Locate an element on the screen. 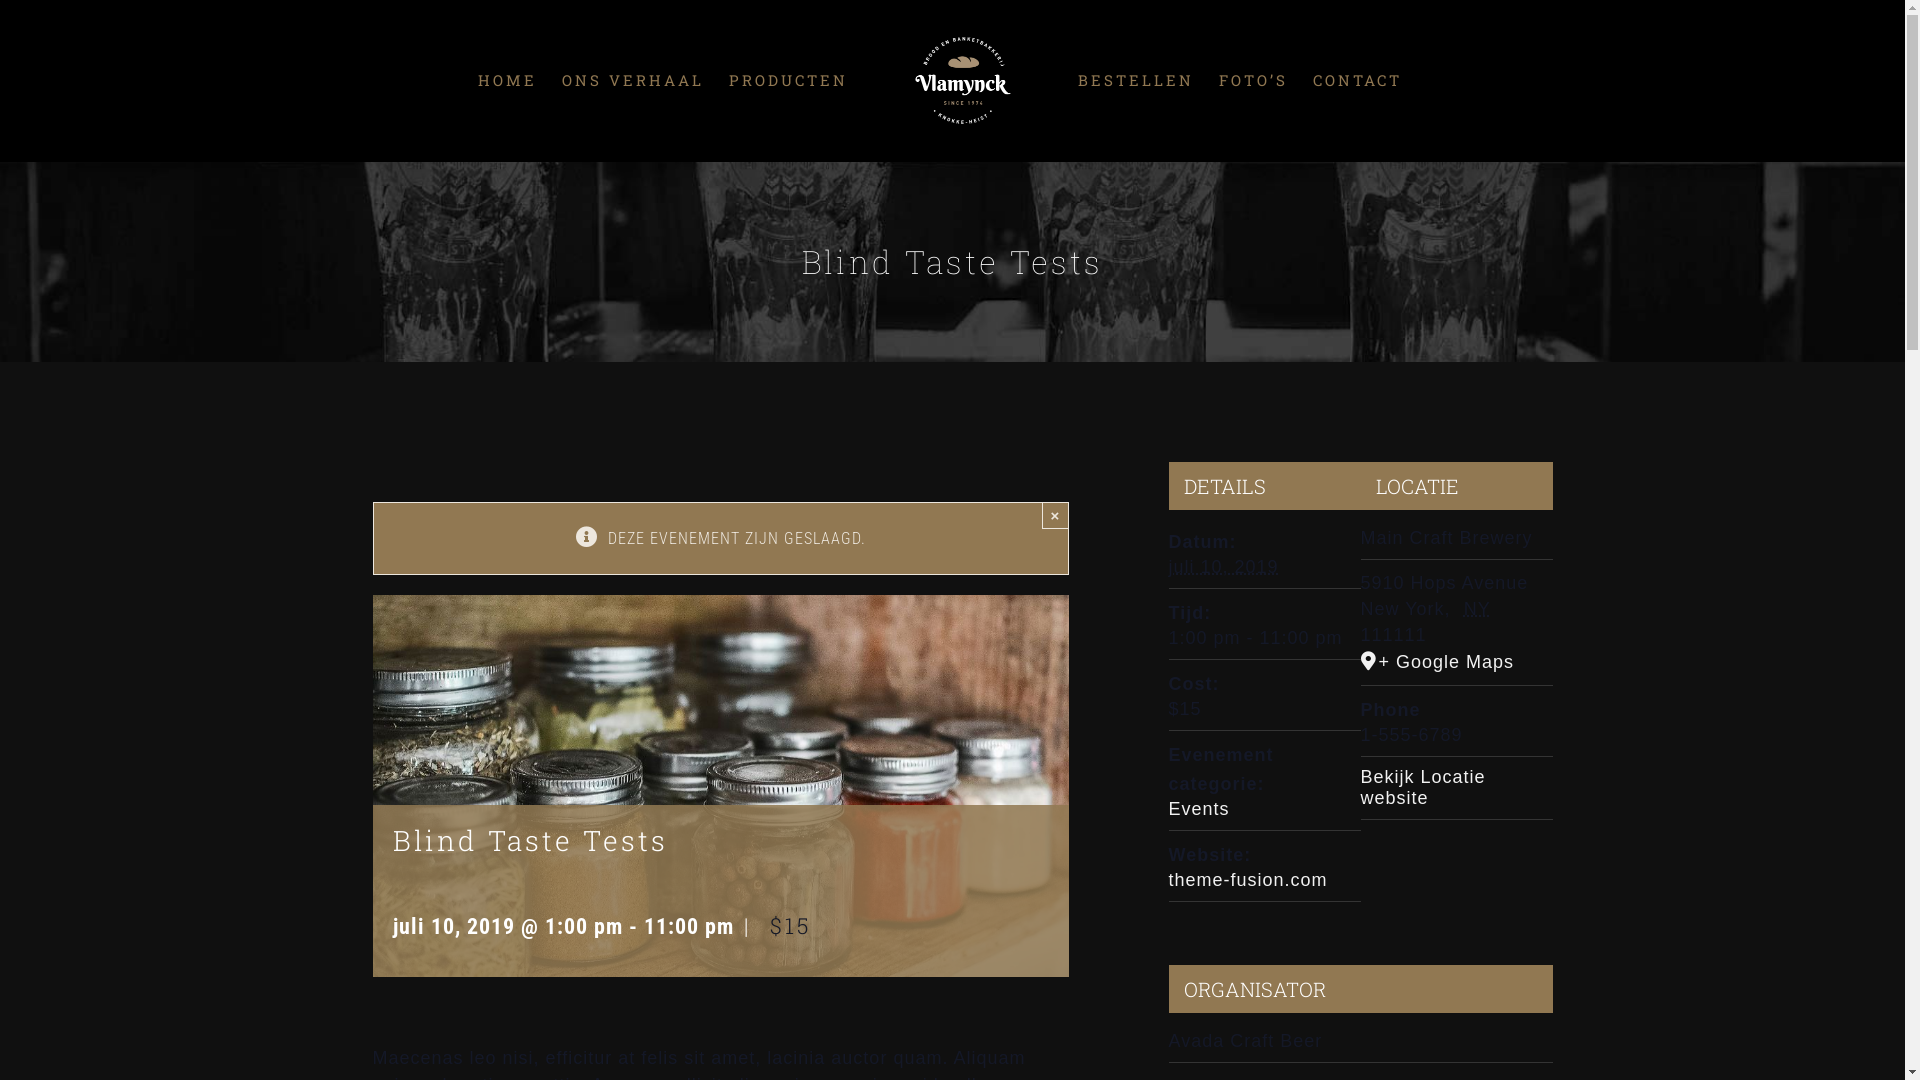 The image size is (1920, 1080). 'PRODUCTEN' is located at coordinates (787, 80).